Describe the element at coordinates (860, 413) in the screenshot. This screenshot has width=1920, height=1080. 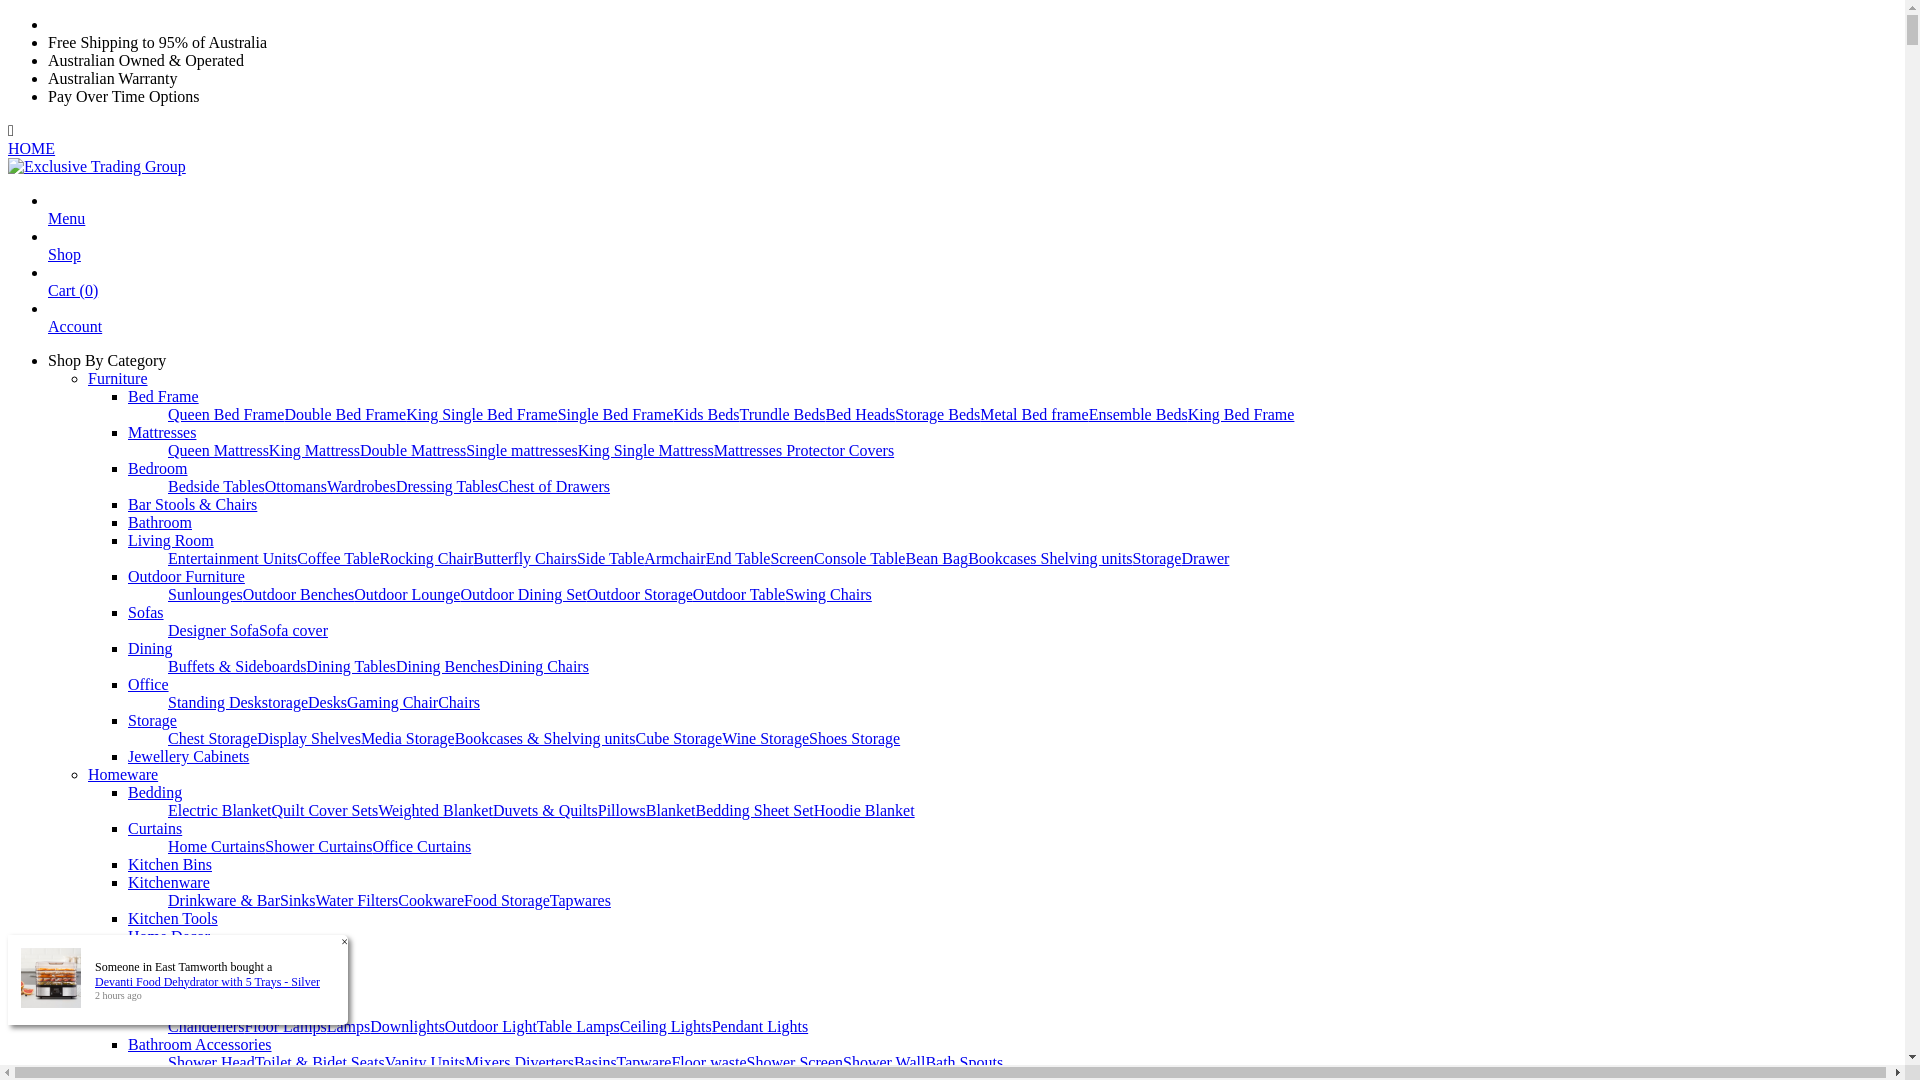
I see `'Bed Heads'` at that location.